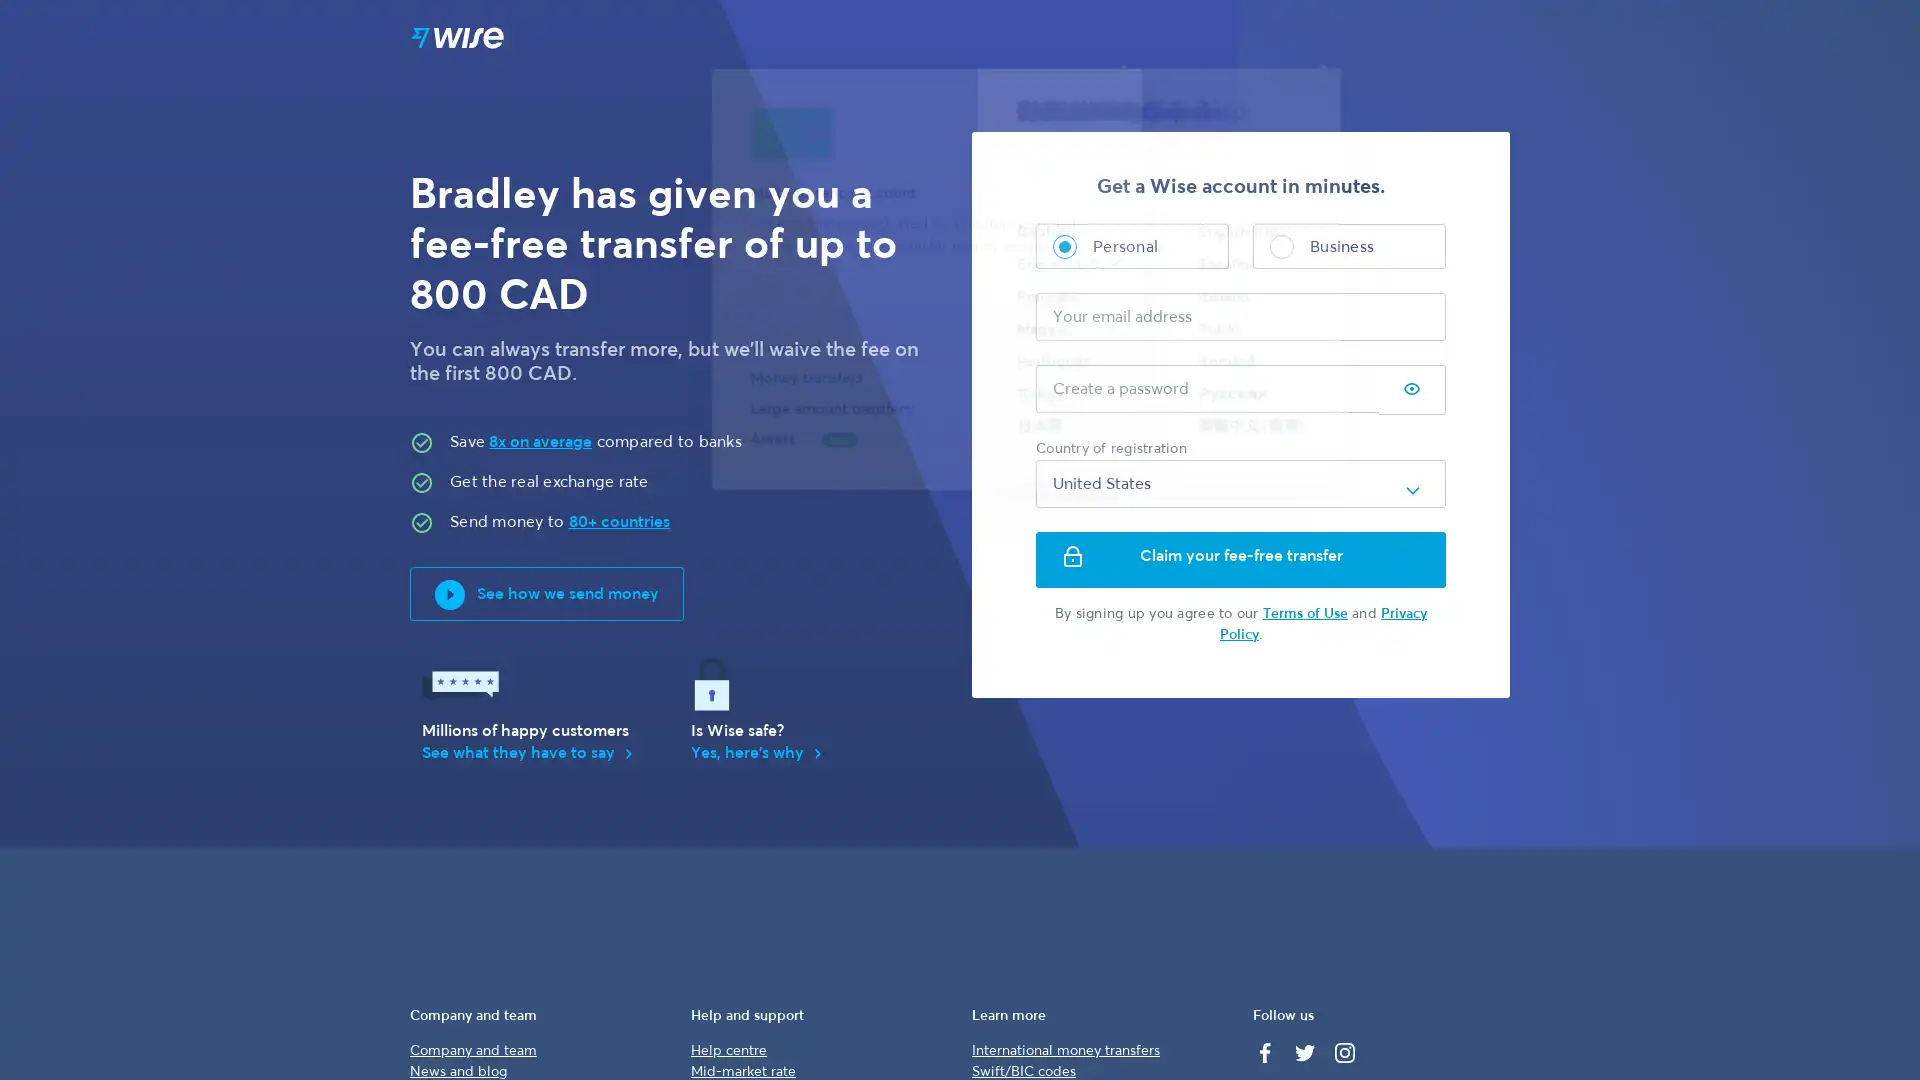 The height and width of the screenshot is (1080, 1920). Describe the element at coordinates (1410, 390) in the screenshot. I see `Show password` at that location.